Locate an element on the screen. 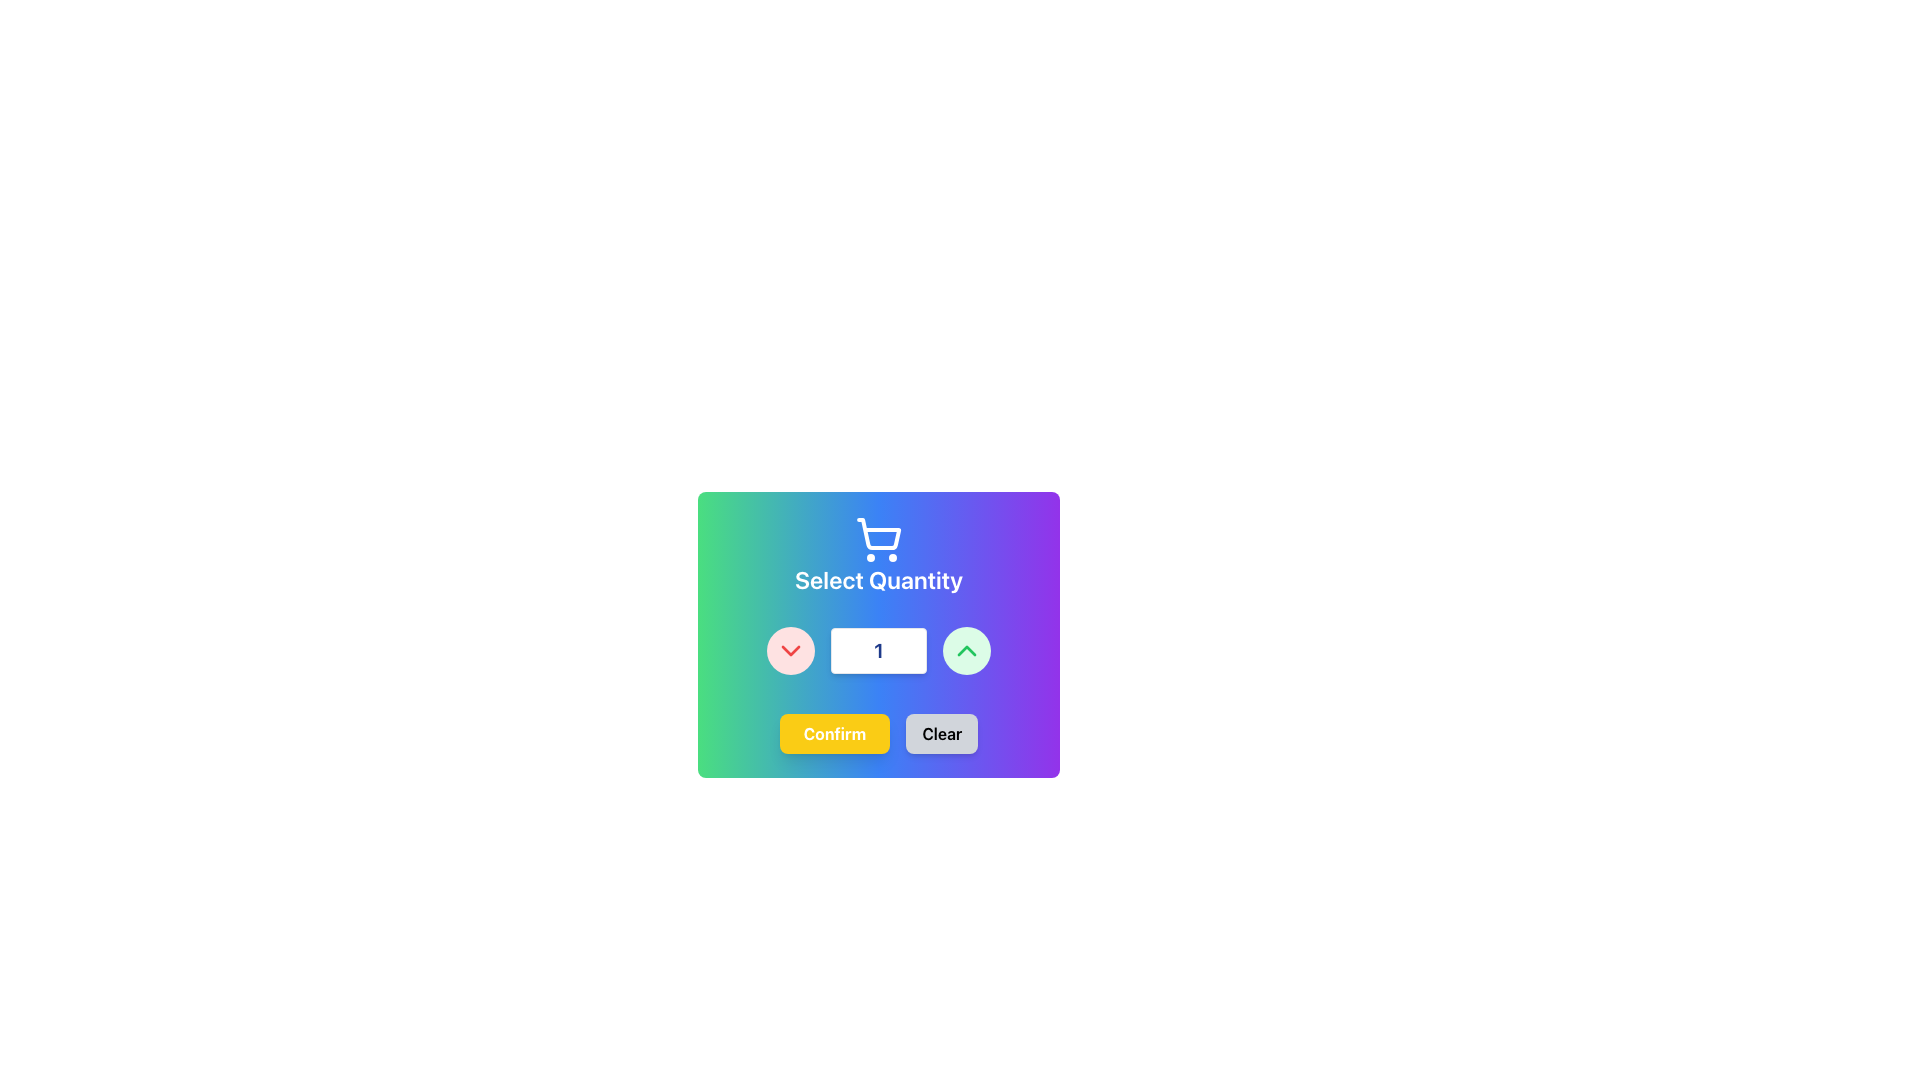  the text input field with a white background, rounded corners, and blue text displaying '1', located between a red circular button and a green circular button, below the label 'Select Quantity' is located at coordinates (878, 651).